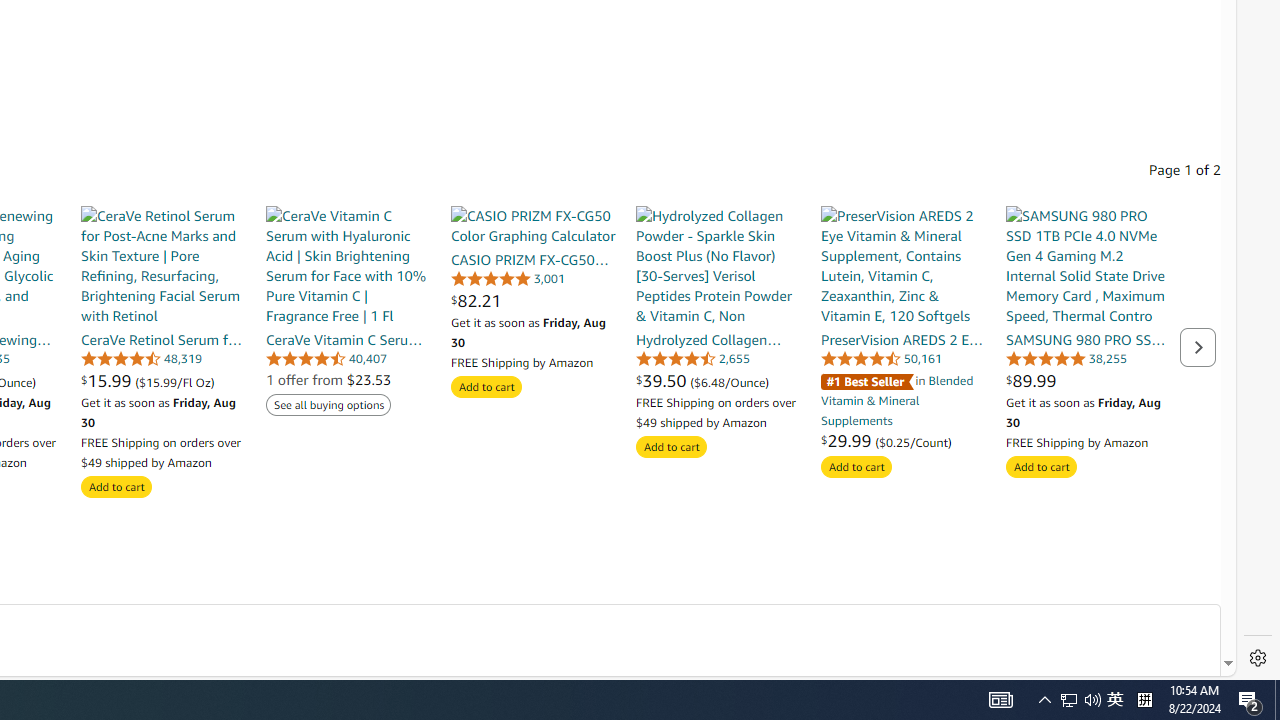  Describe the element at coordinates (663, 380) in the screenshot. I see `'$39.50 '` at that location.